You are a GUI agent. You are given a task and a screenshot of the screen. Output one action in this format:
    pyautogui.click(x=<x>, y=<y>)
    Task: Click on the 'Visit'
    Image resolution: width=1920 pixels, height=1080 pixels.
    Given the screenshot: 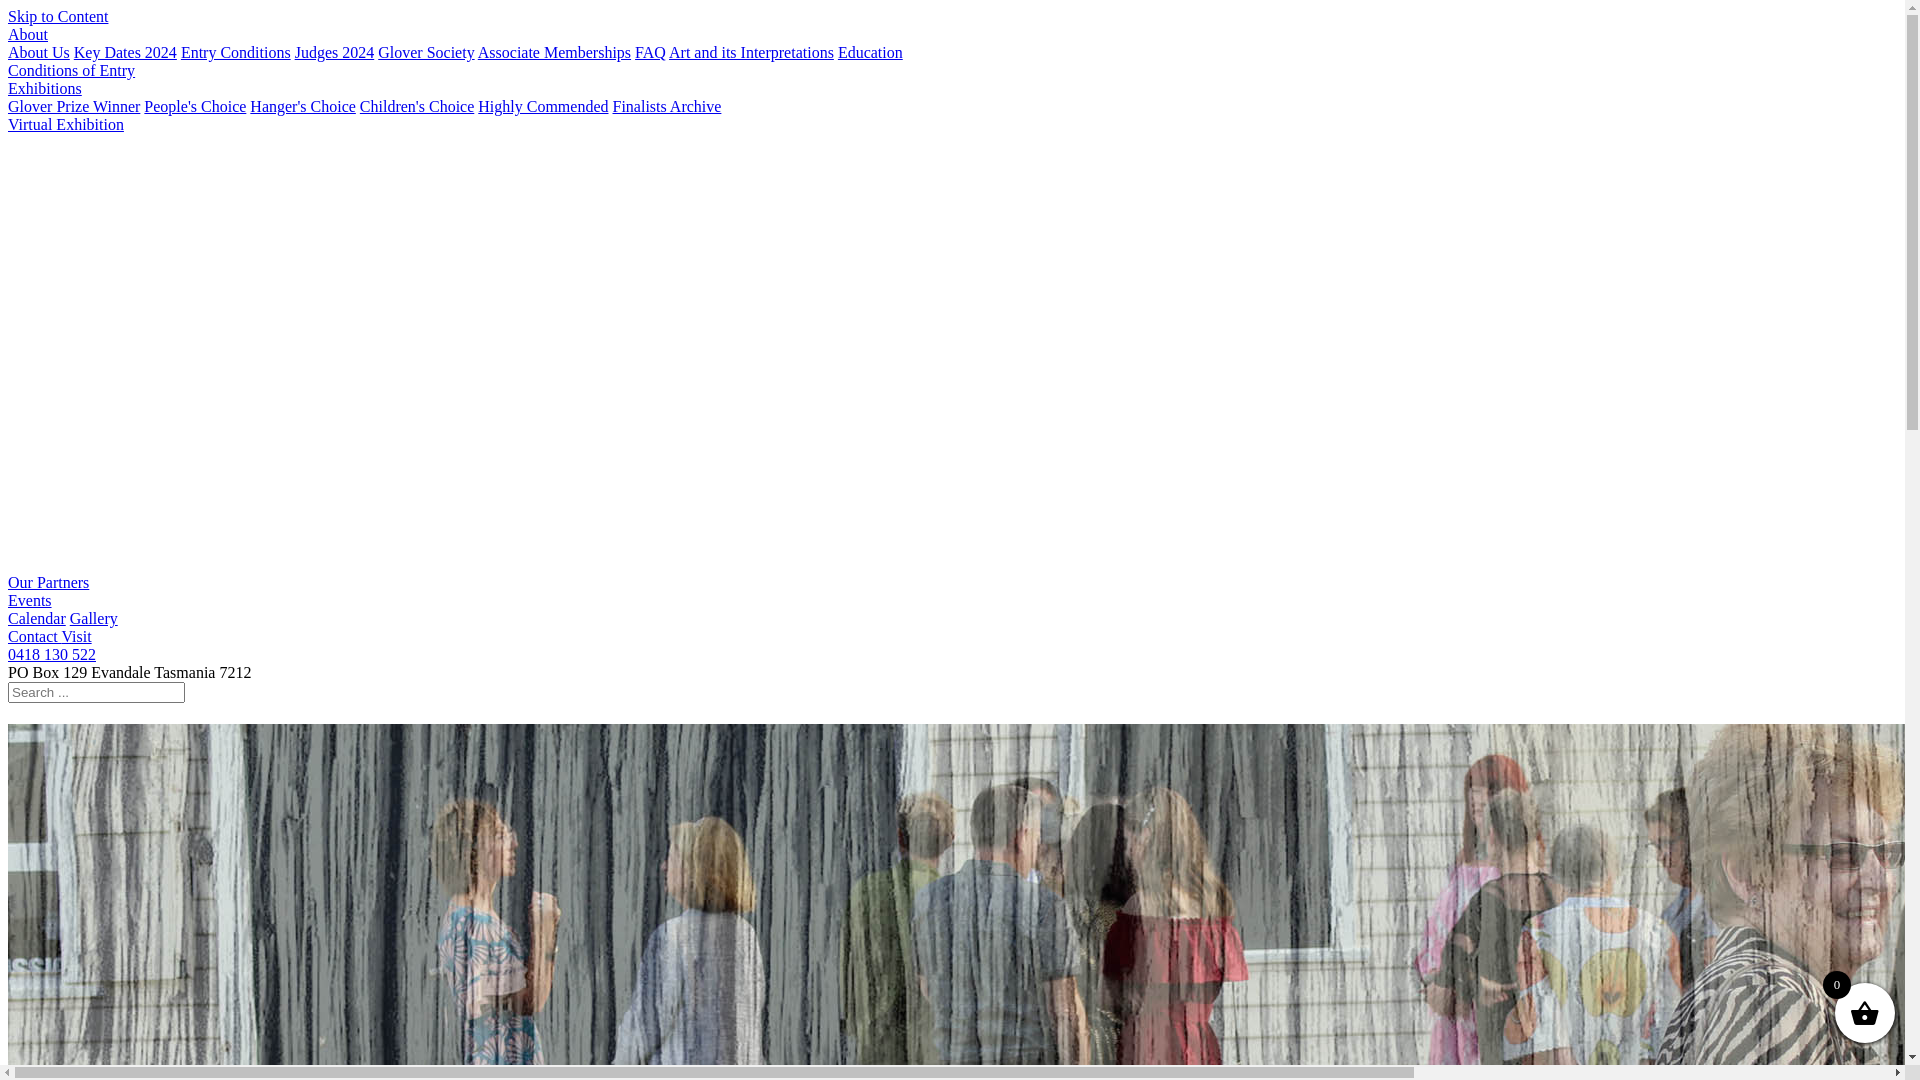 What is the action you would take?
    pyautogui.click(x=76, y=636)
    